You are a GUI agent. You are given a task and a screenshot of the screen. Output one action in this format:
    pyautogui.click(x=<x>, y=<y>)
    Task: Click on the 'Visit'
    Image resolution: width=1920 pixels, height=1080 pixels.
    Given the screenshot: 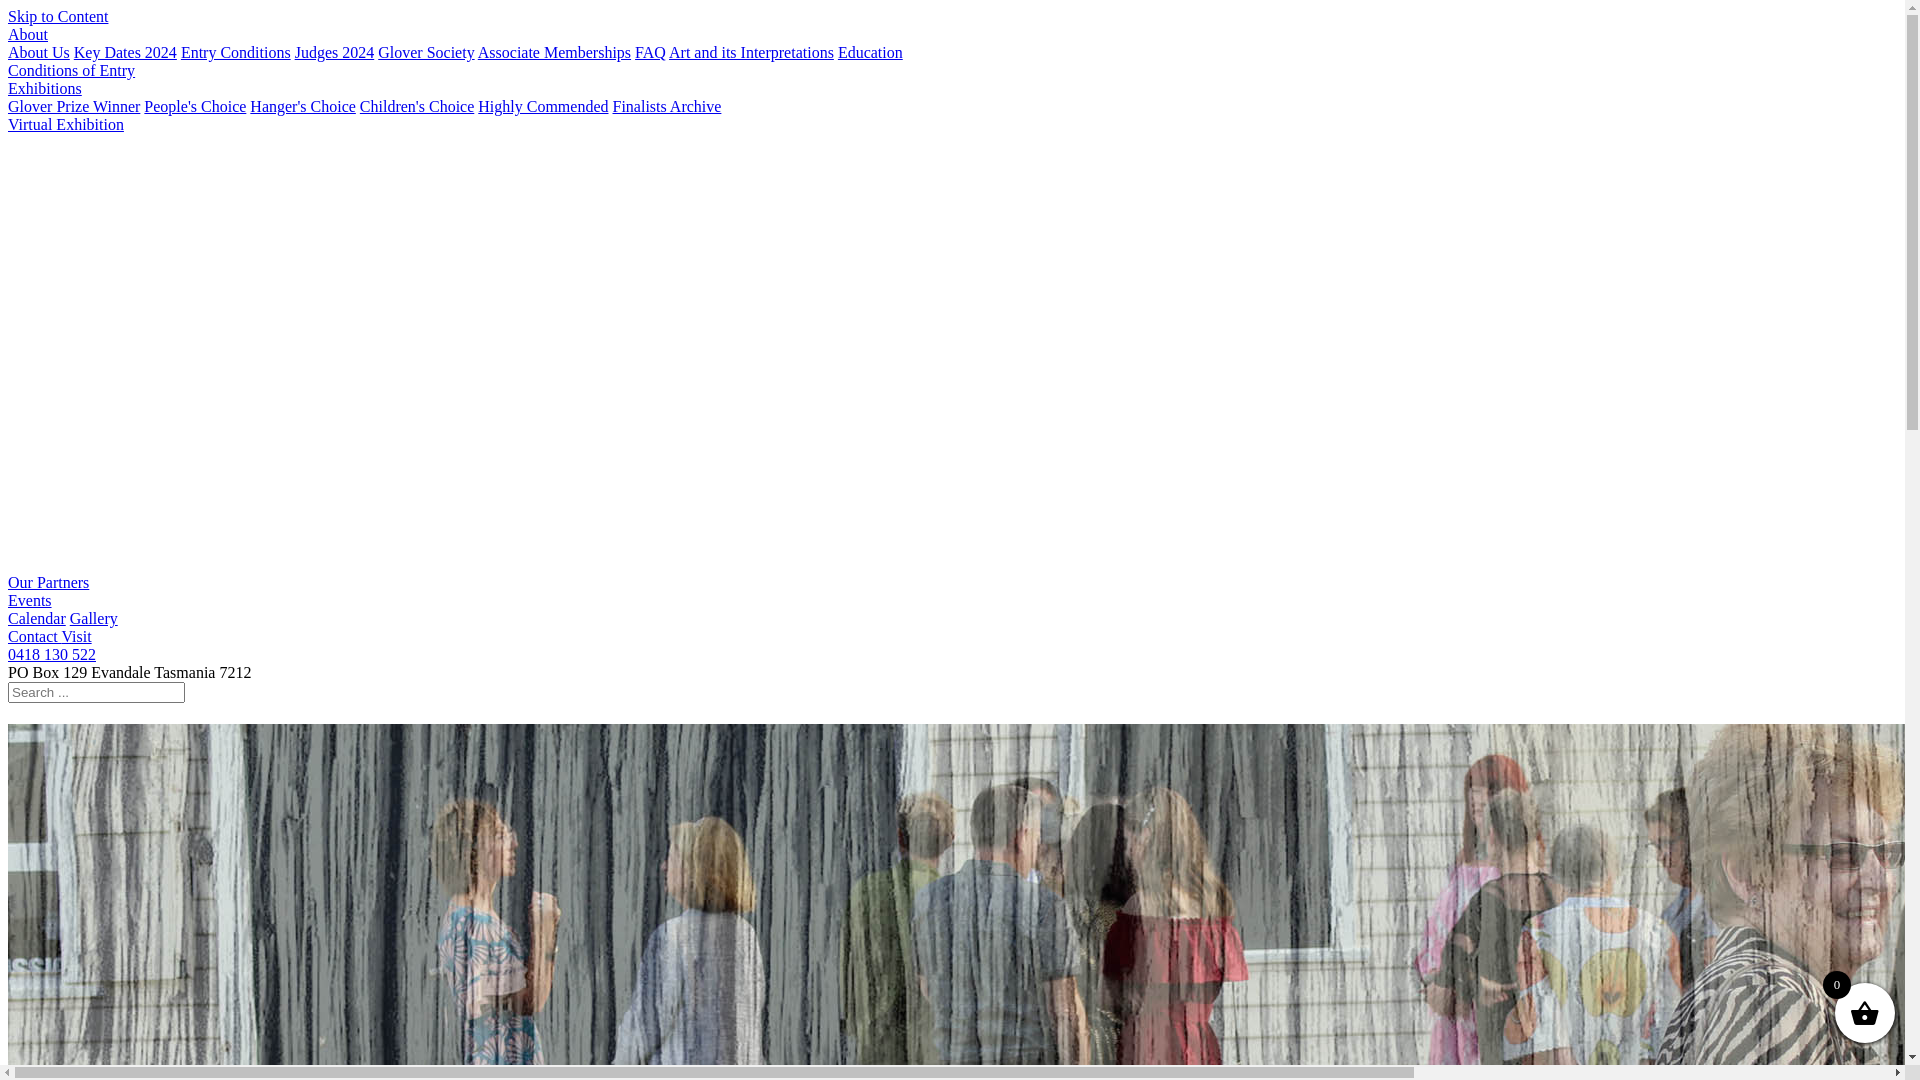 What is the action you would take?
    pyautogui.click(x=76, y=636)
    